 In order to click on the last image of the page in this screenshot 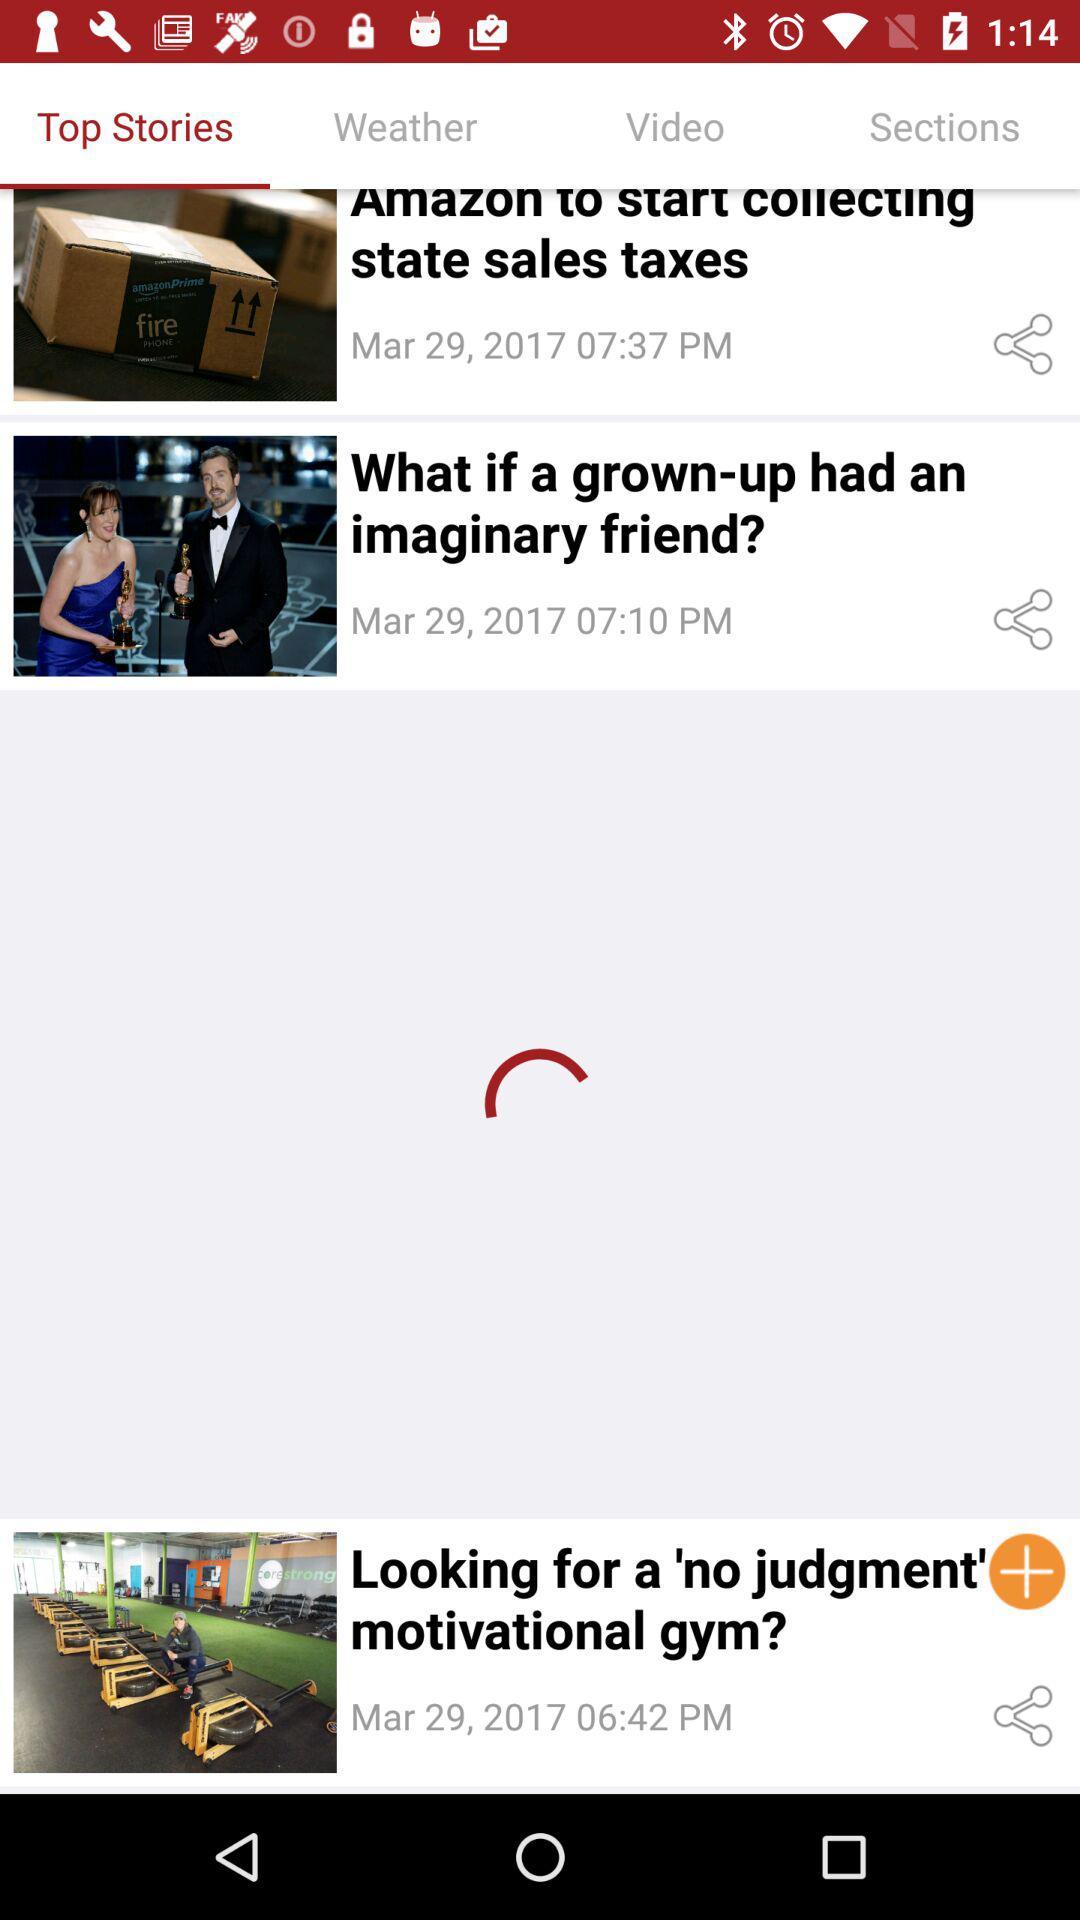, I will do `click(174, 1652)`.